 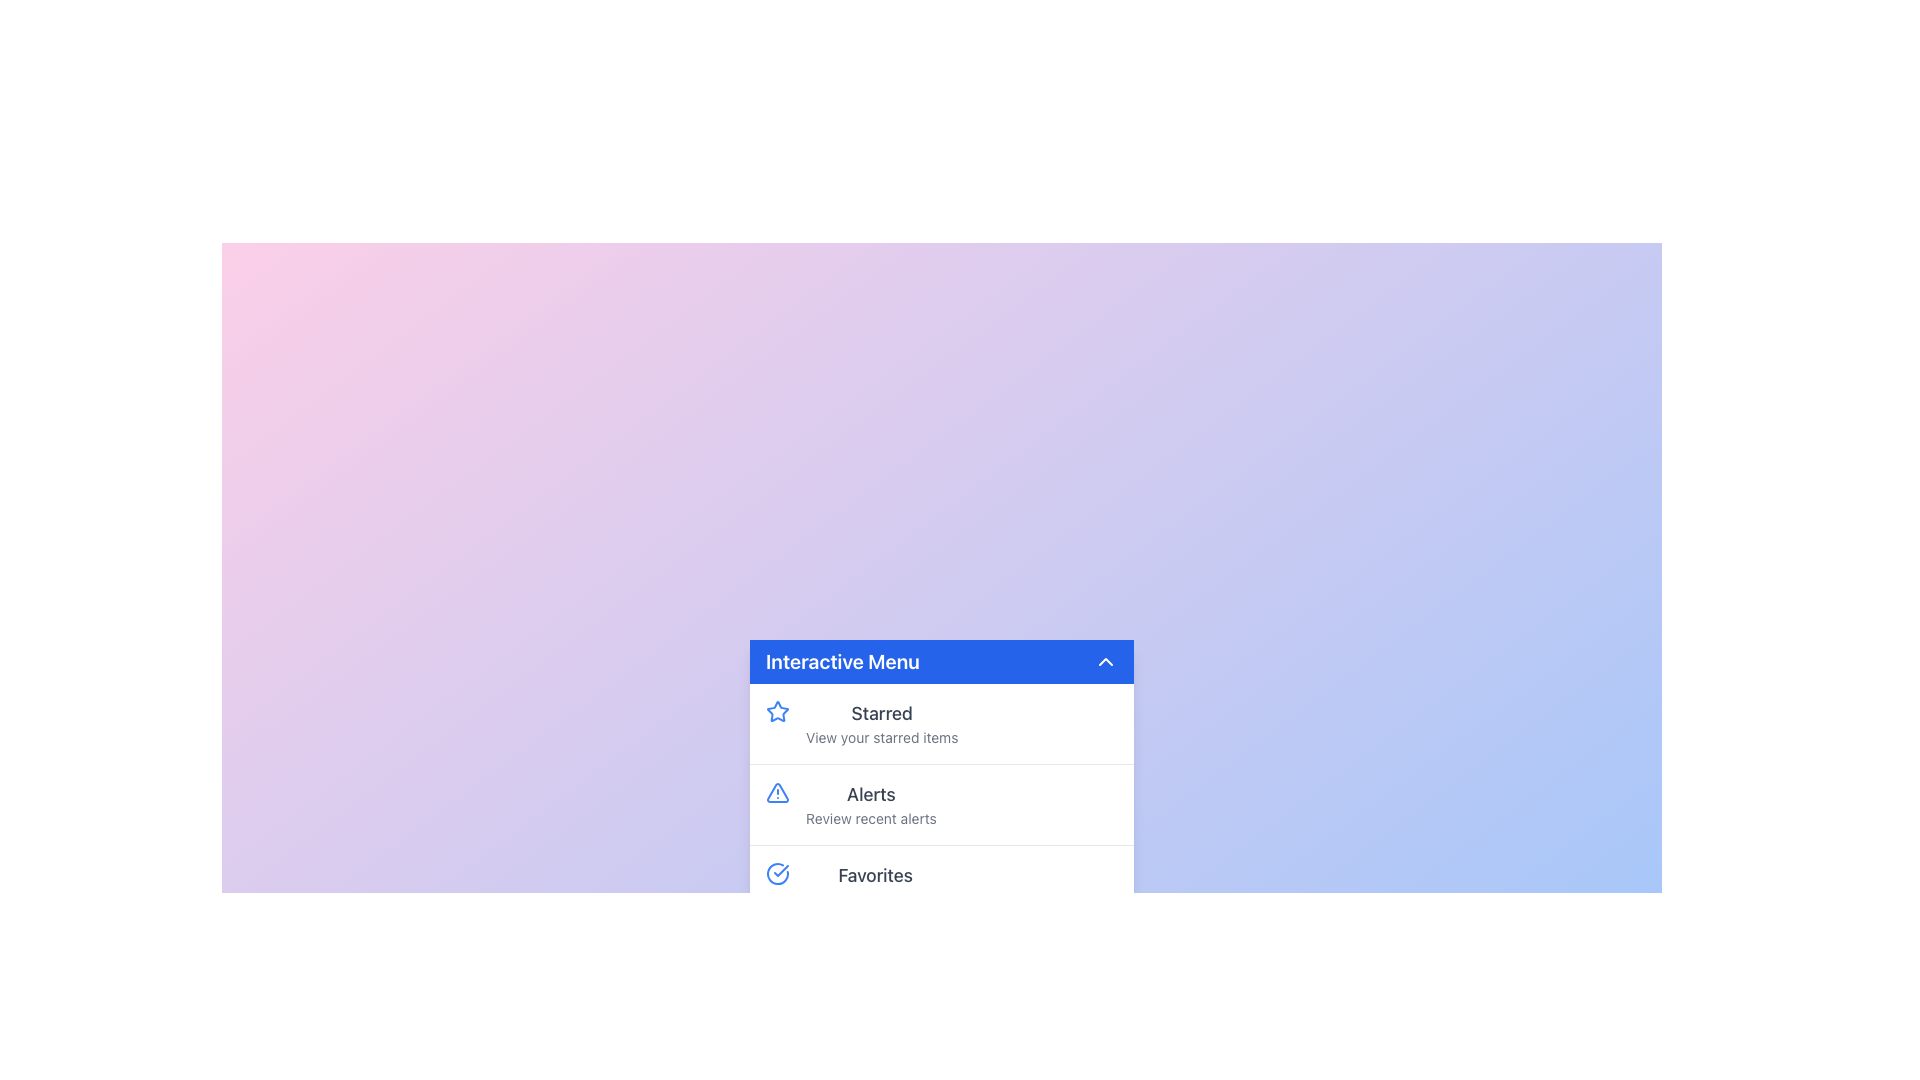 I want to click on the 'Alerts' menu item, which is the second item in the vertical menu list titled 'Interactive Menu', so click(x=940, y=804).